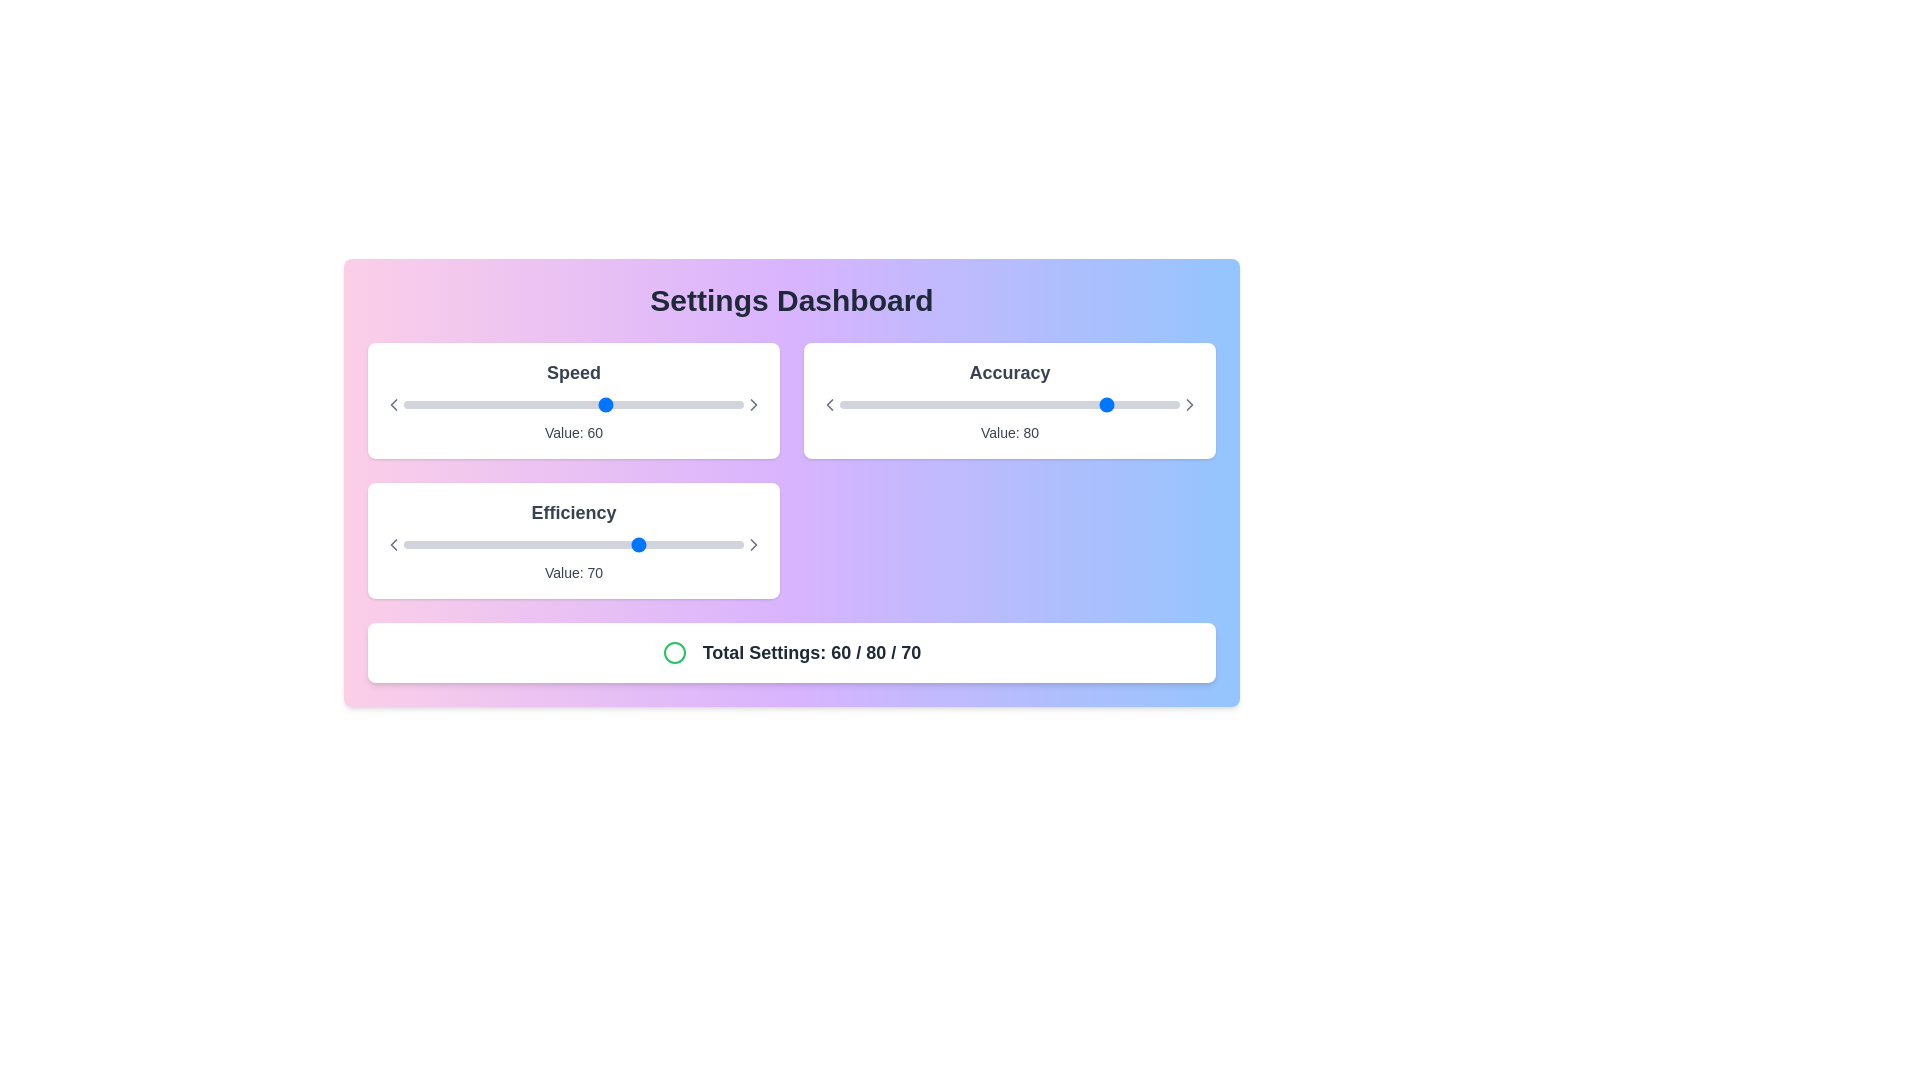 This screenshot has height=1080, width=1920. Describe the element at coordinates (1027, 405) in the screenshot. I see `accuracy slider` at that location.